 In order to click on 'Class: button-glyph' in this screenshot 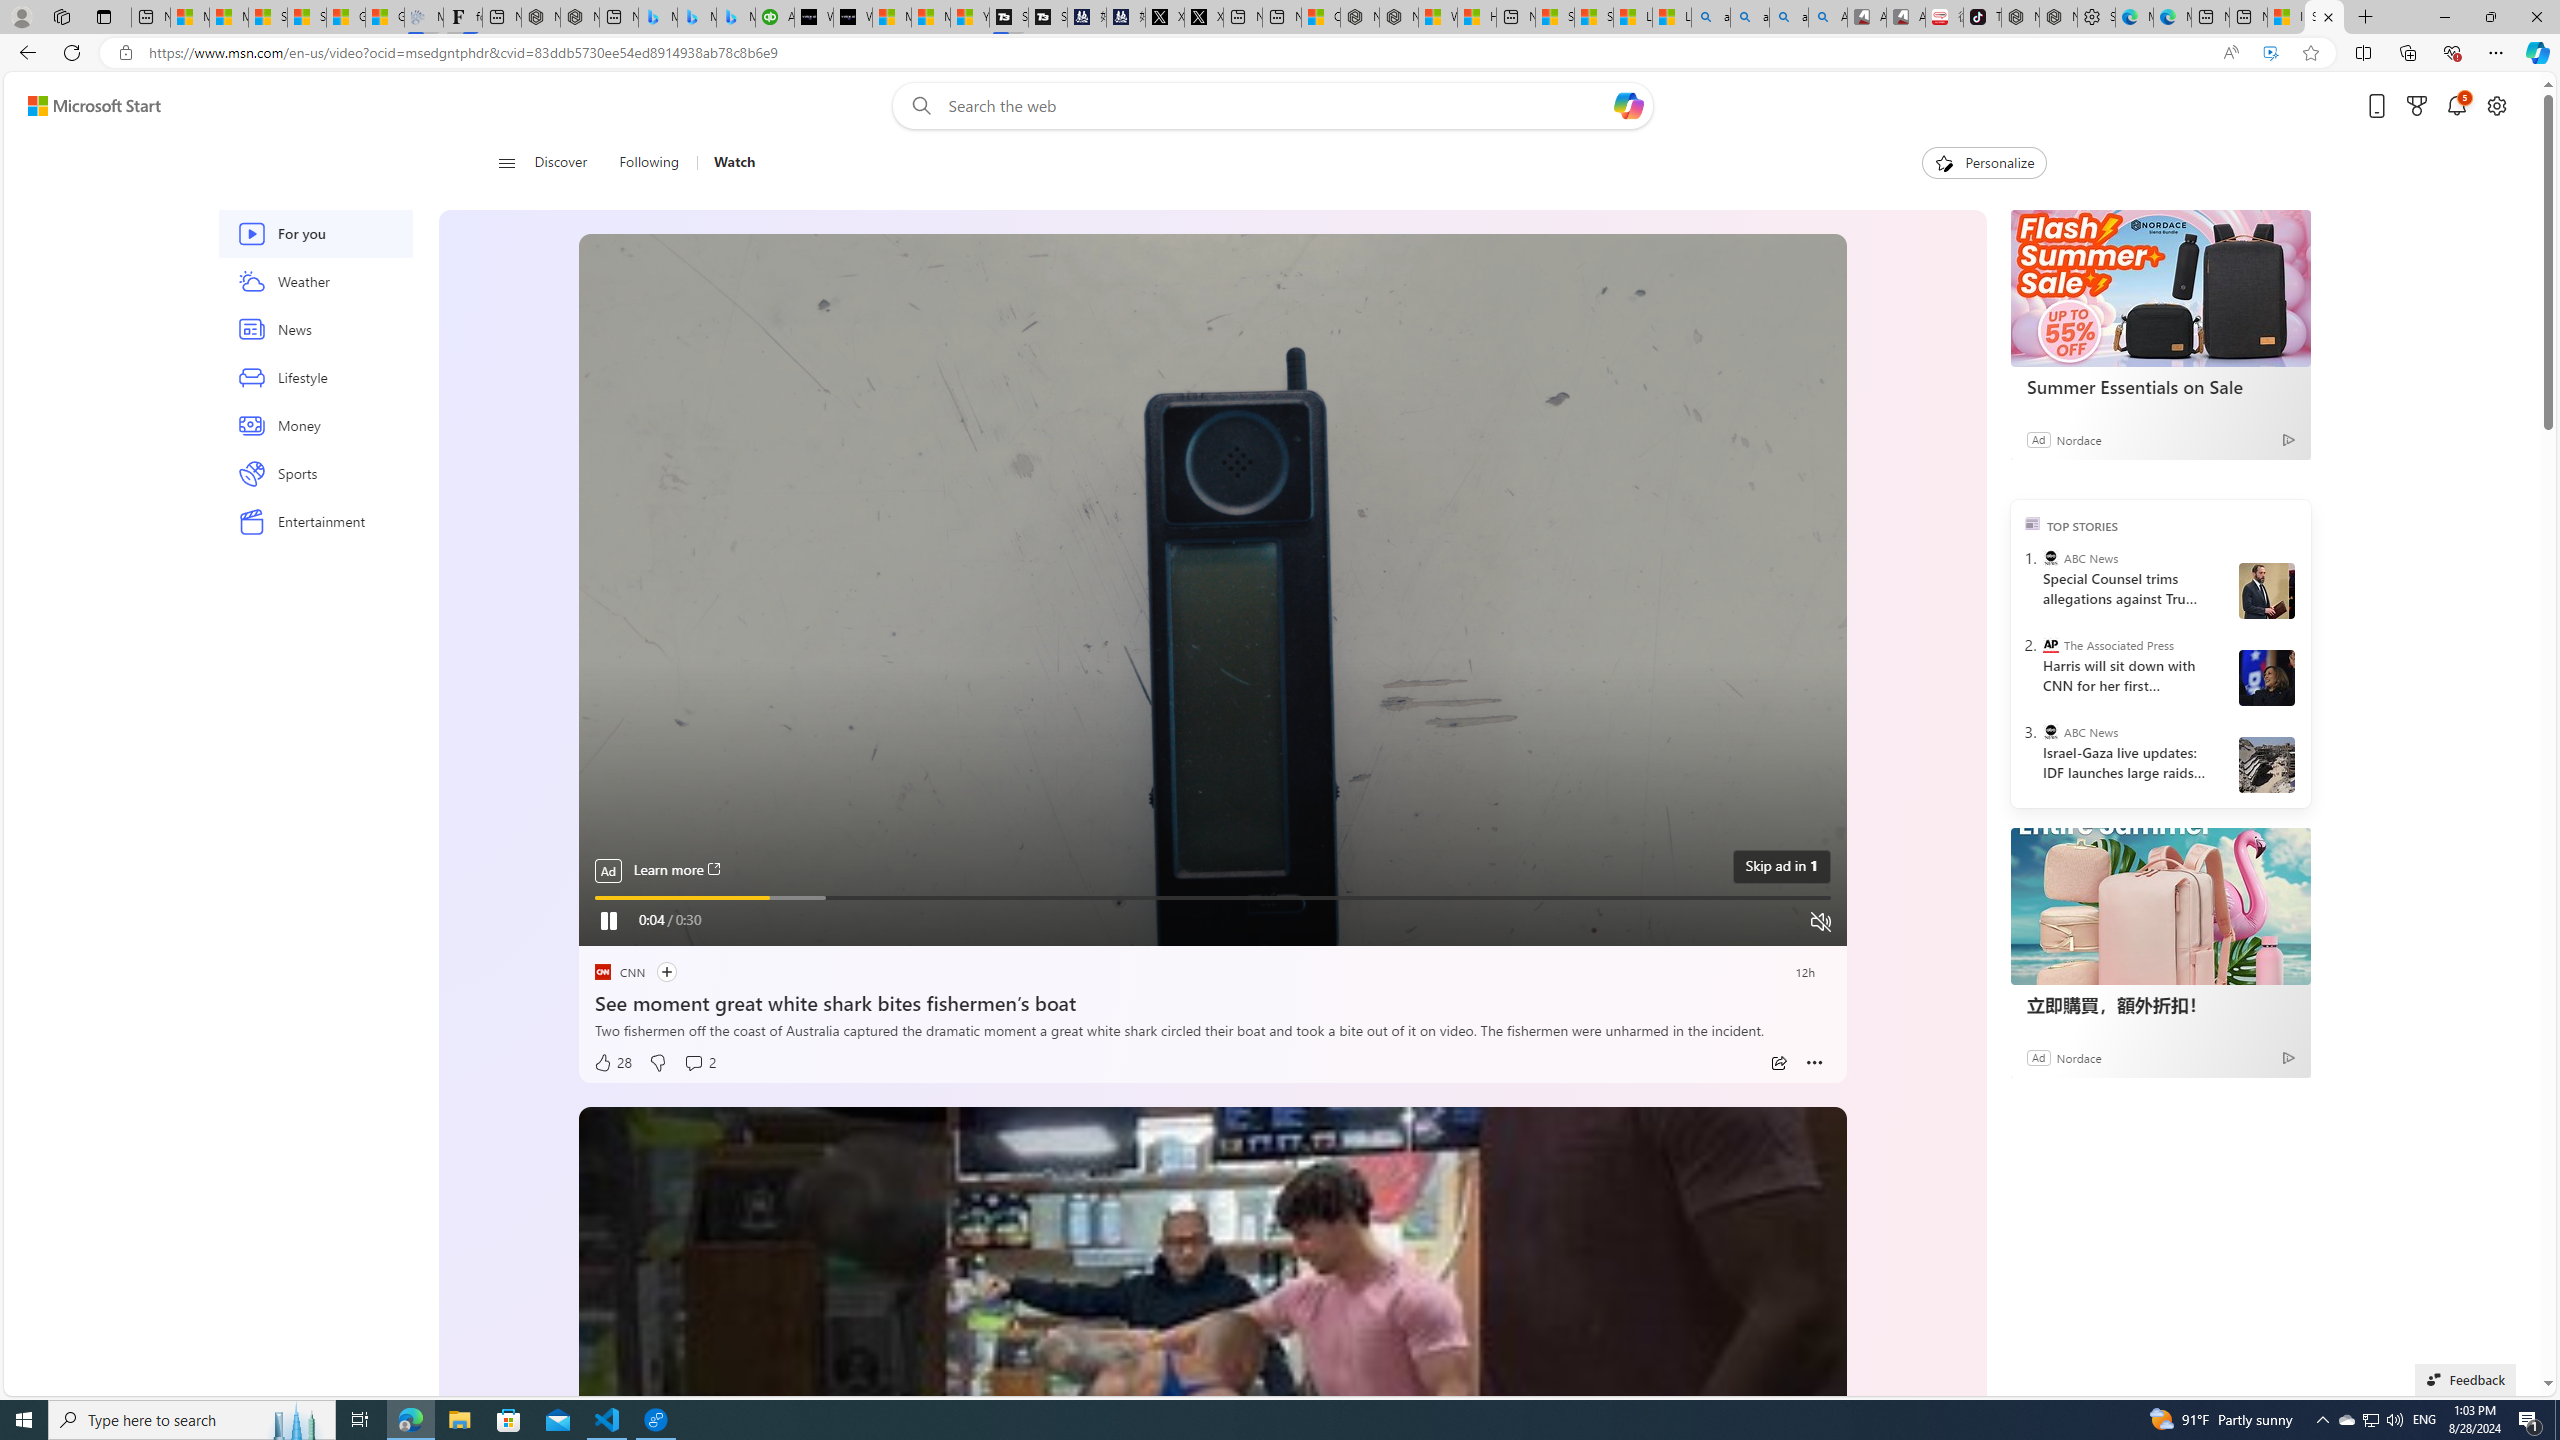, I will do `click(505, 162)`.